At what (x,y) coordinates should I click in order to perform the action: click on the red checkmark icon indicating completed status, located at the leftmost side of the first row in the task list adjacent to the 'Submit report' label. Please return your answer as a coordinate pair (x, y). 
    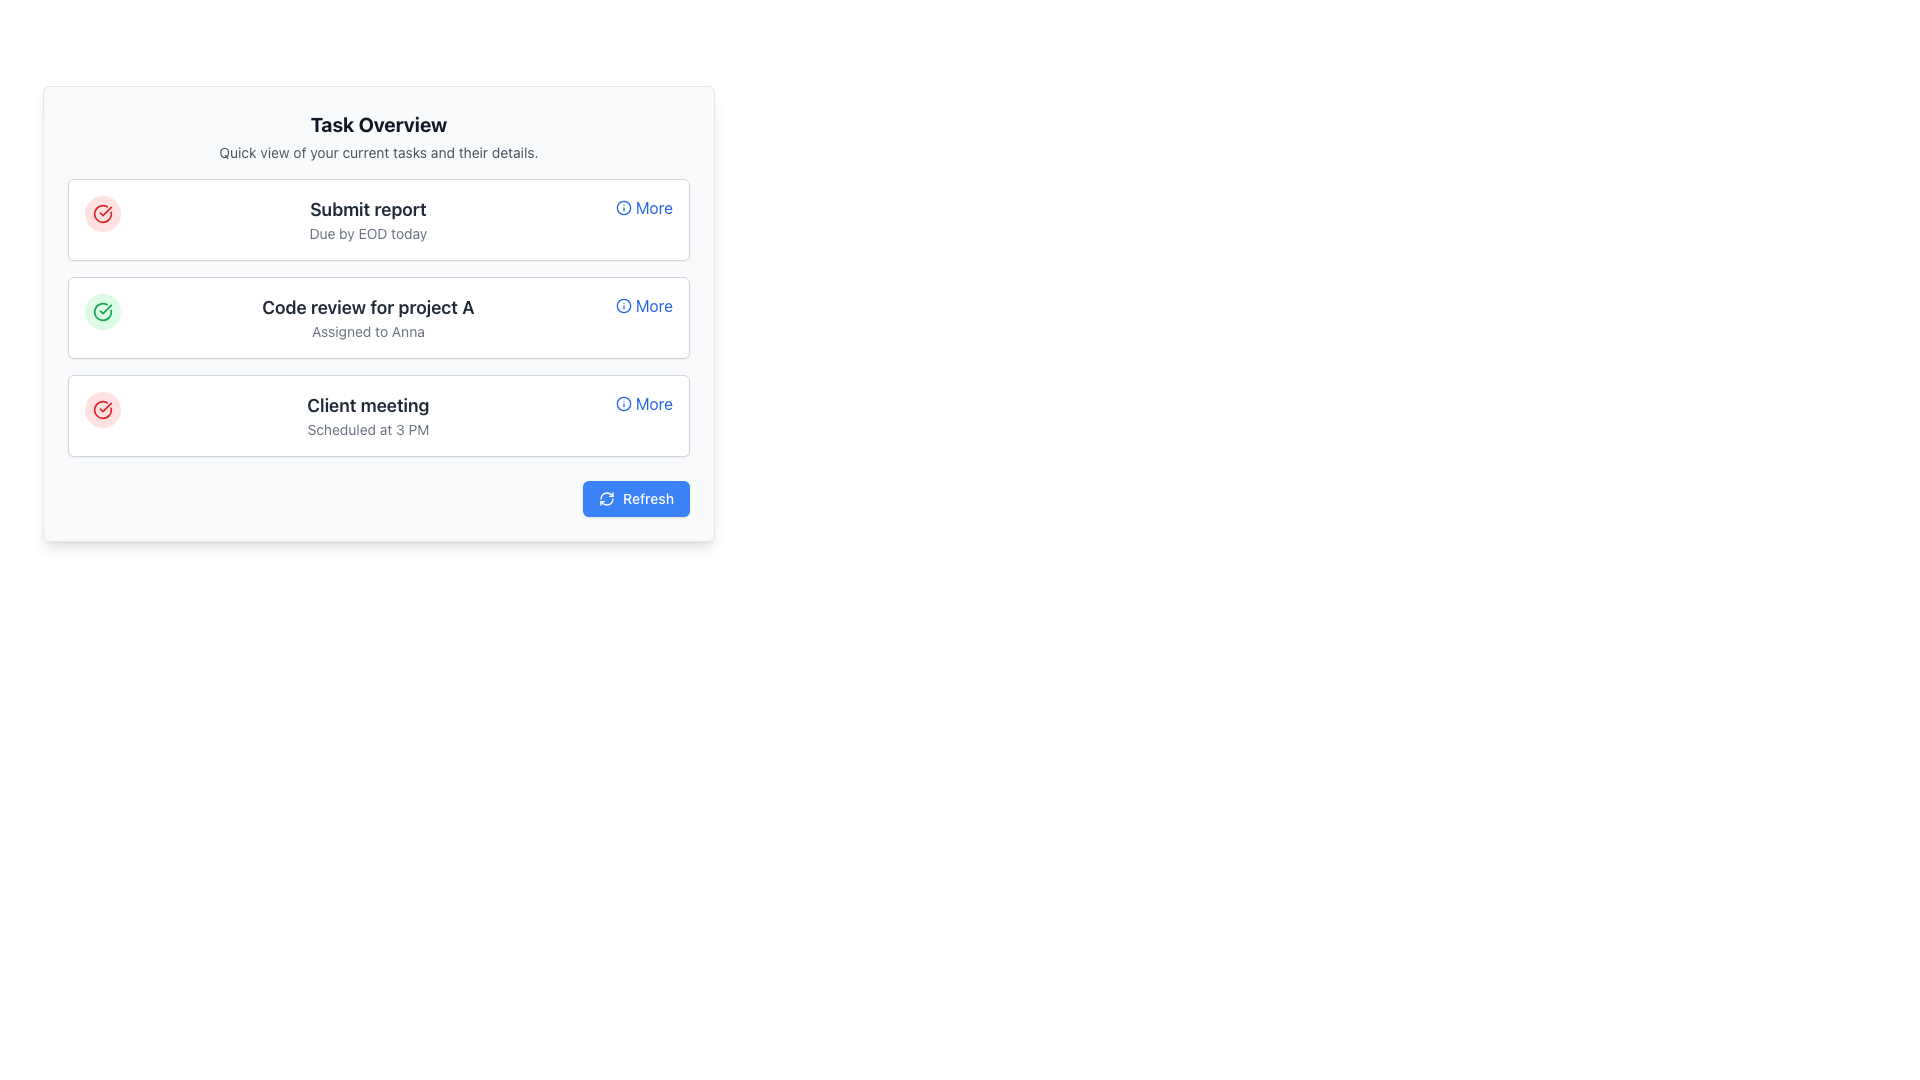
    Looking at the image, I should click on (101, 213).